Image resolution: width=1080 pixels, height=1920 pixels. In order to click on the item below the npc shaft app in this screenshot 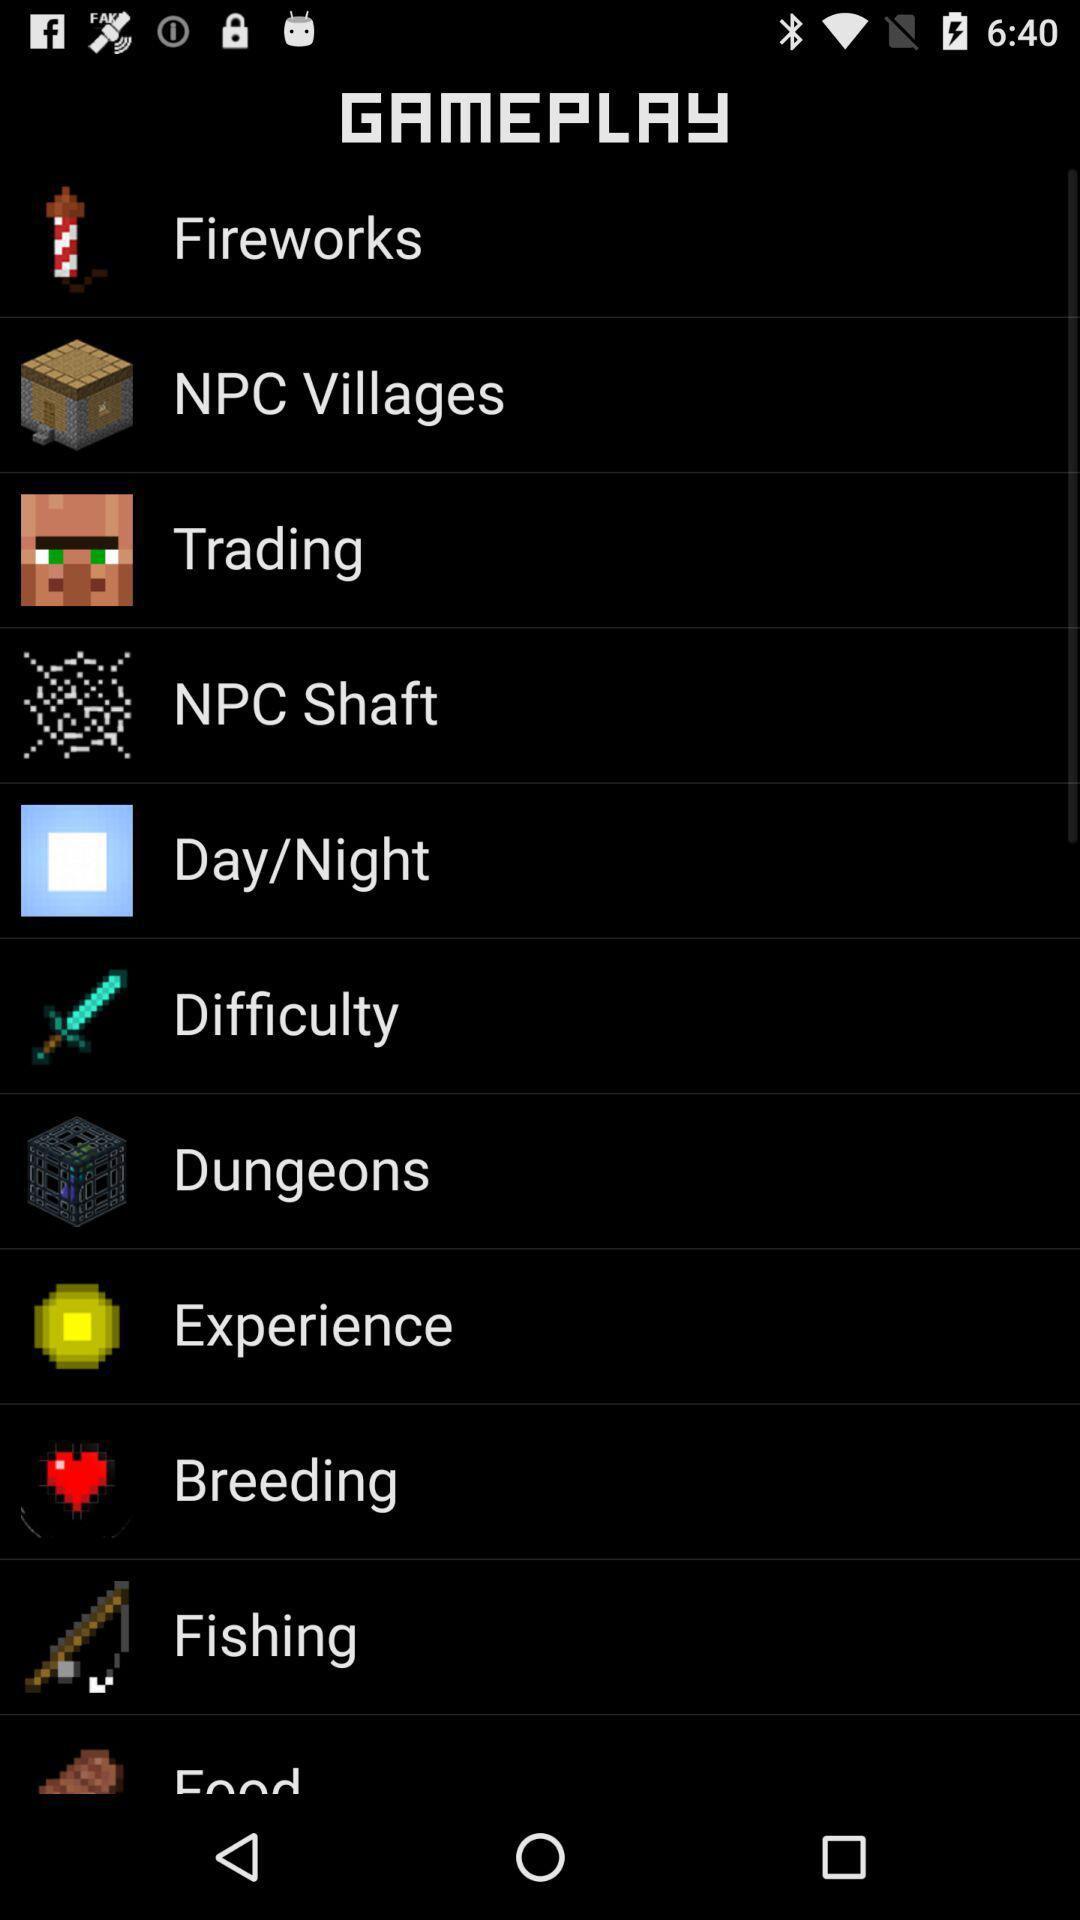, I will do `click(301, 856)`.